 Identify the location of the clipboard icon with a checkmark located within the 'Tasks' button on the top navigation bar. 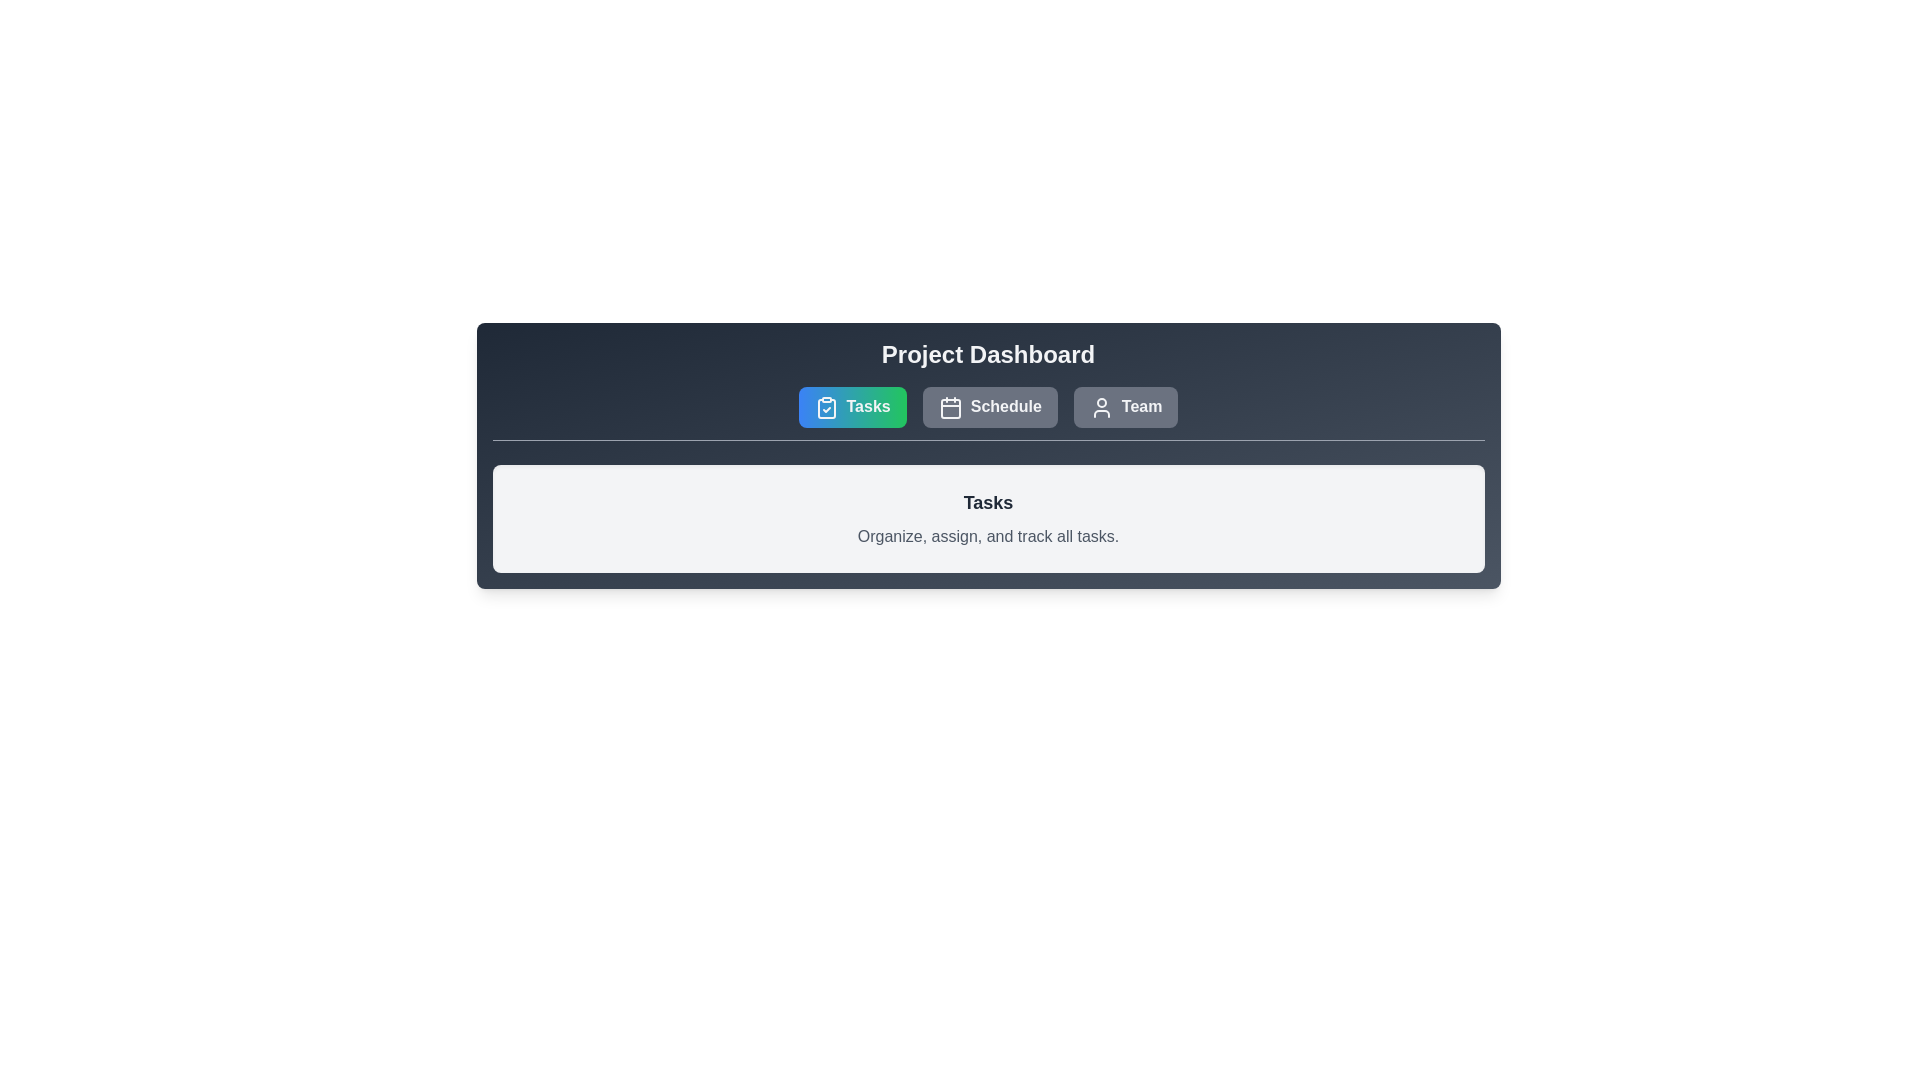
(826, 406).